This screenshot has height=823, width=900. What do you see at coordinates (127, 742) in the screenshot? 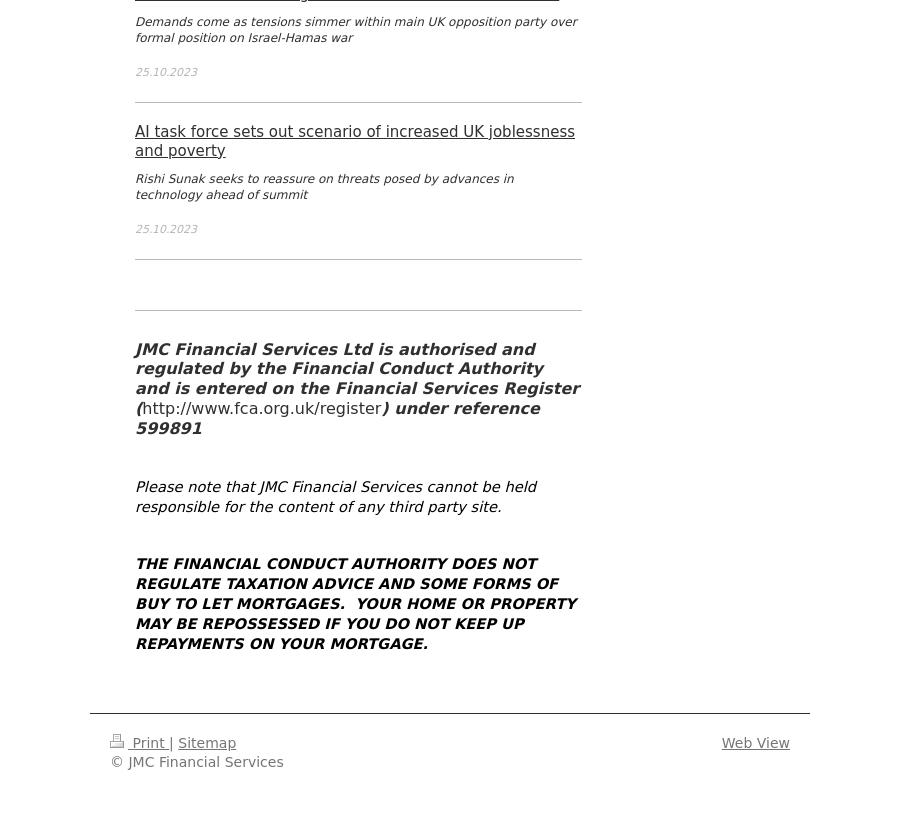
I see `'Print'` at bounding box center [127, 742].